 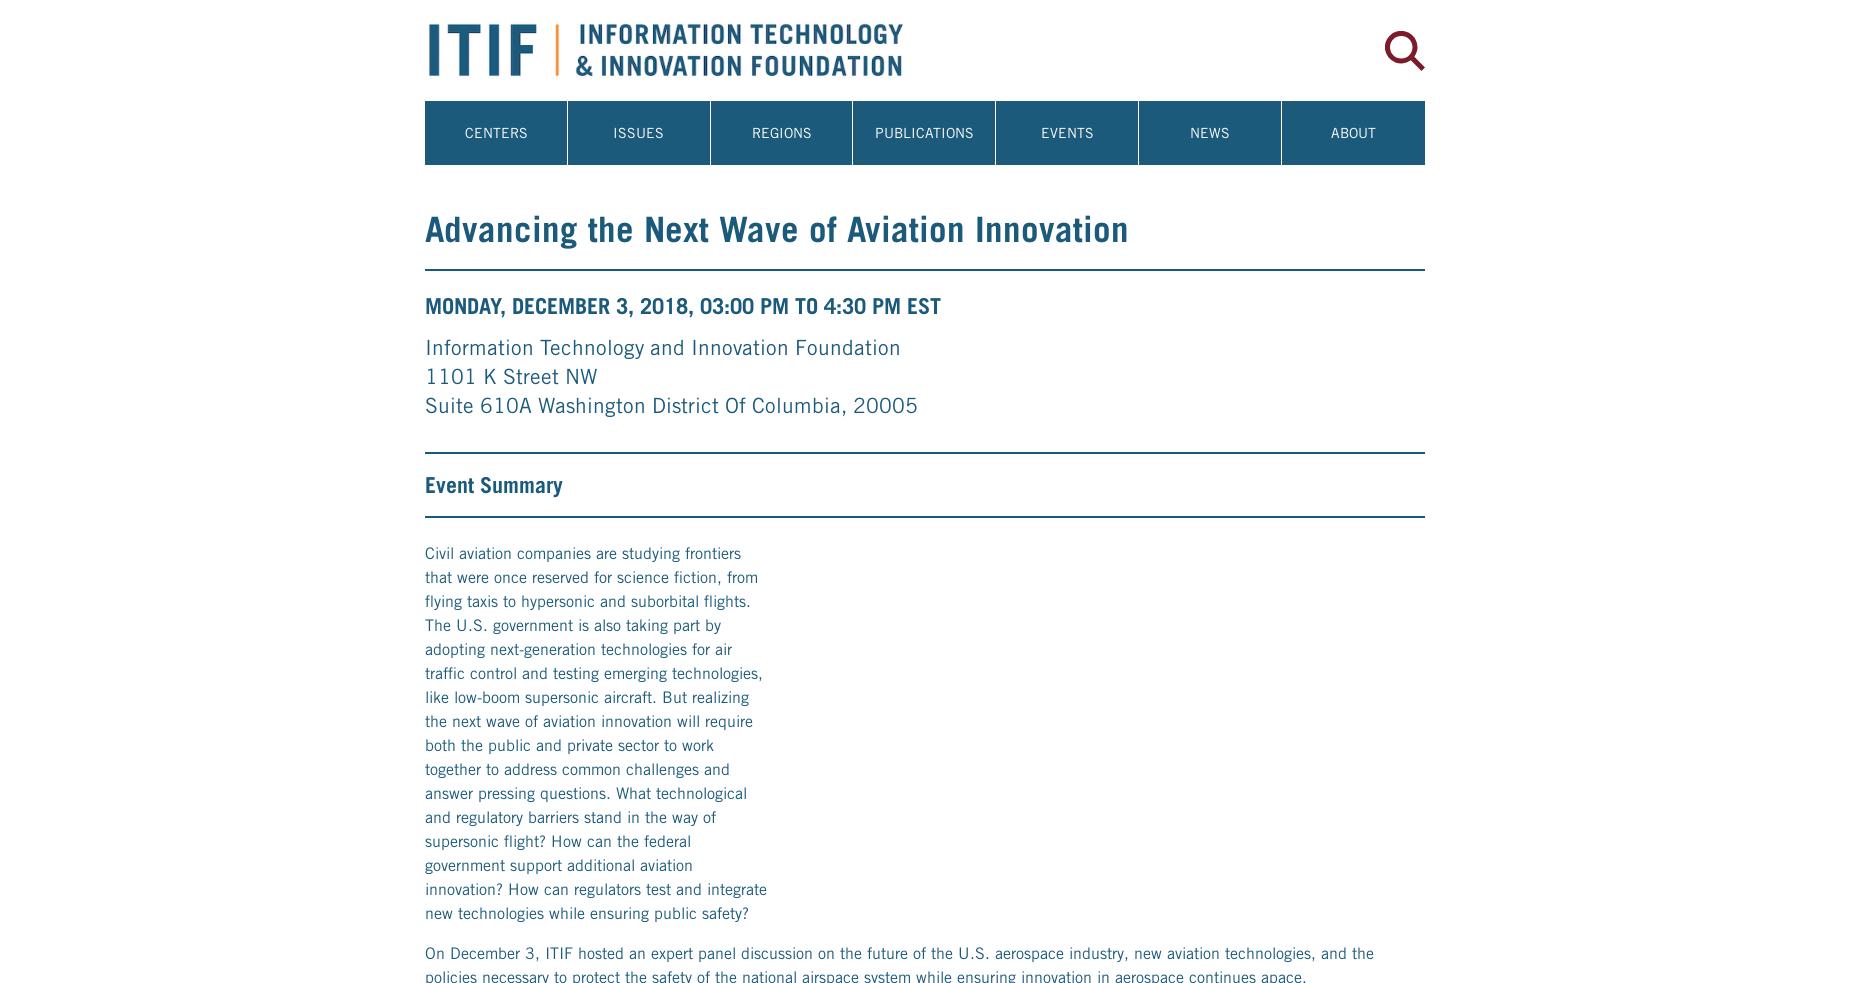 What do you see at coordinates (448, 683) in the screenshot?
I see `'Follow'` at bounding box center [448, 683].